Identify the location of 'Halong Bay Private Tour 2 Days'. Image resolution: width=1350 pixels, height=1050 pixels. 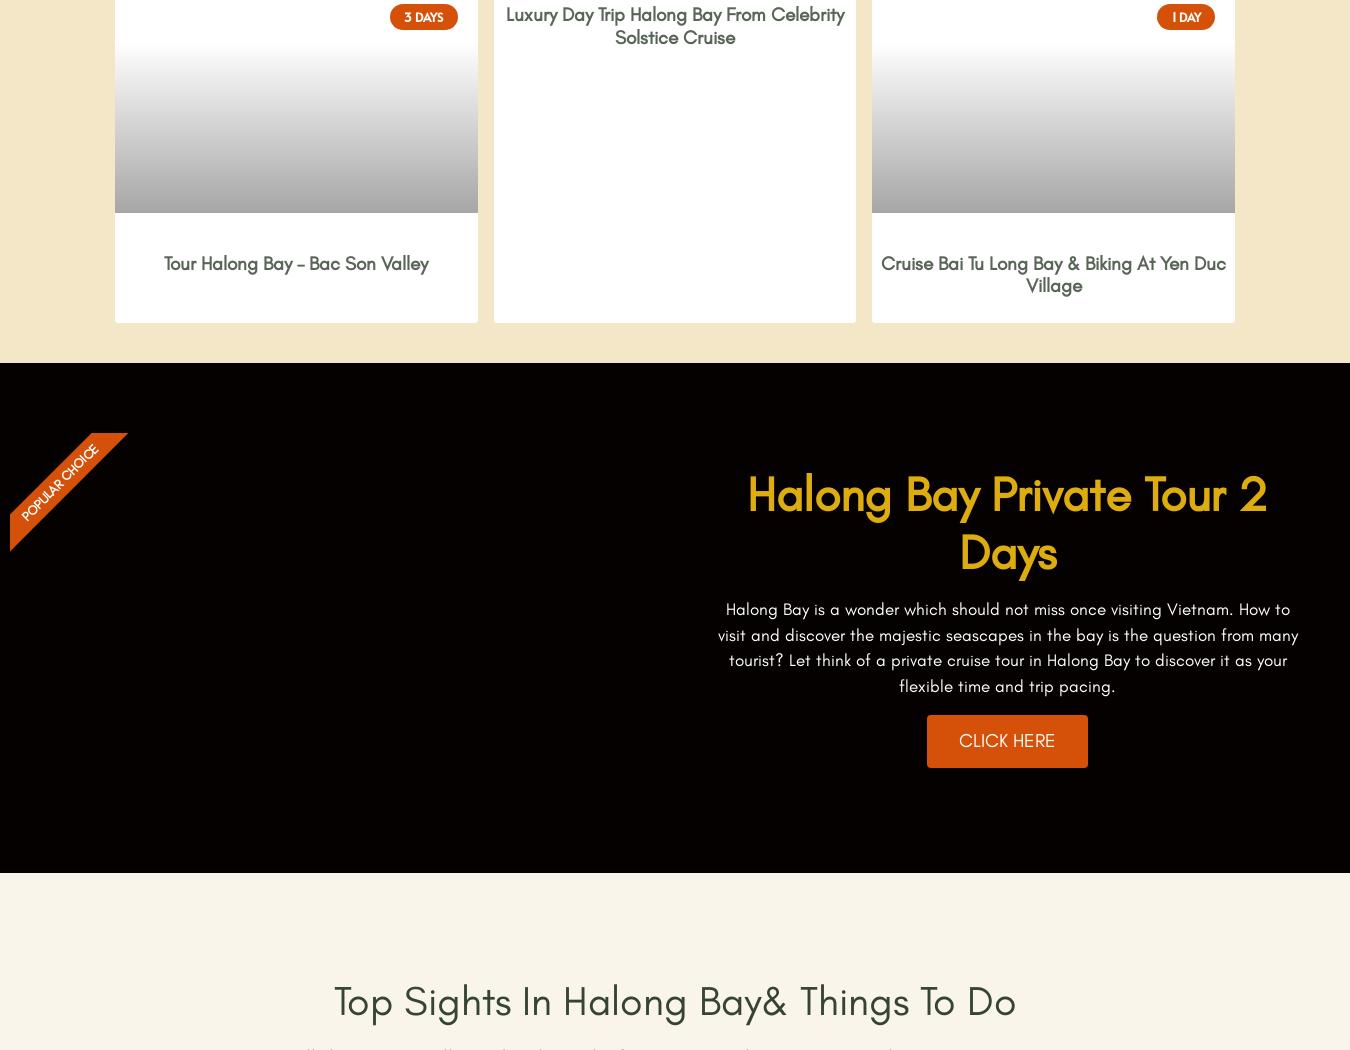
(1006, 523).